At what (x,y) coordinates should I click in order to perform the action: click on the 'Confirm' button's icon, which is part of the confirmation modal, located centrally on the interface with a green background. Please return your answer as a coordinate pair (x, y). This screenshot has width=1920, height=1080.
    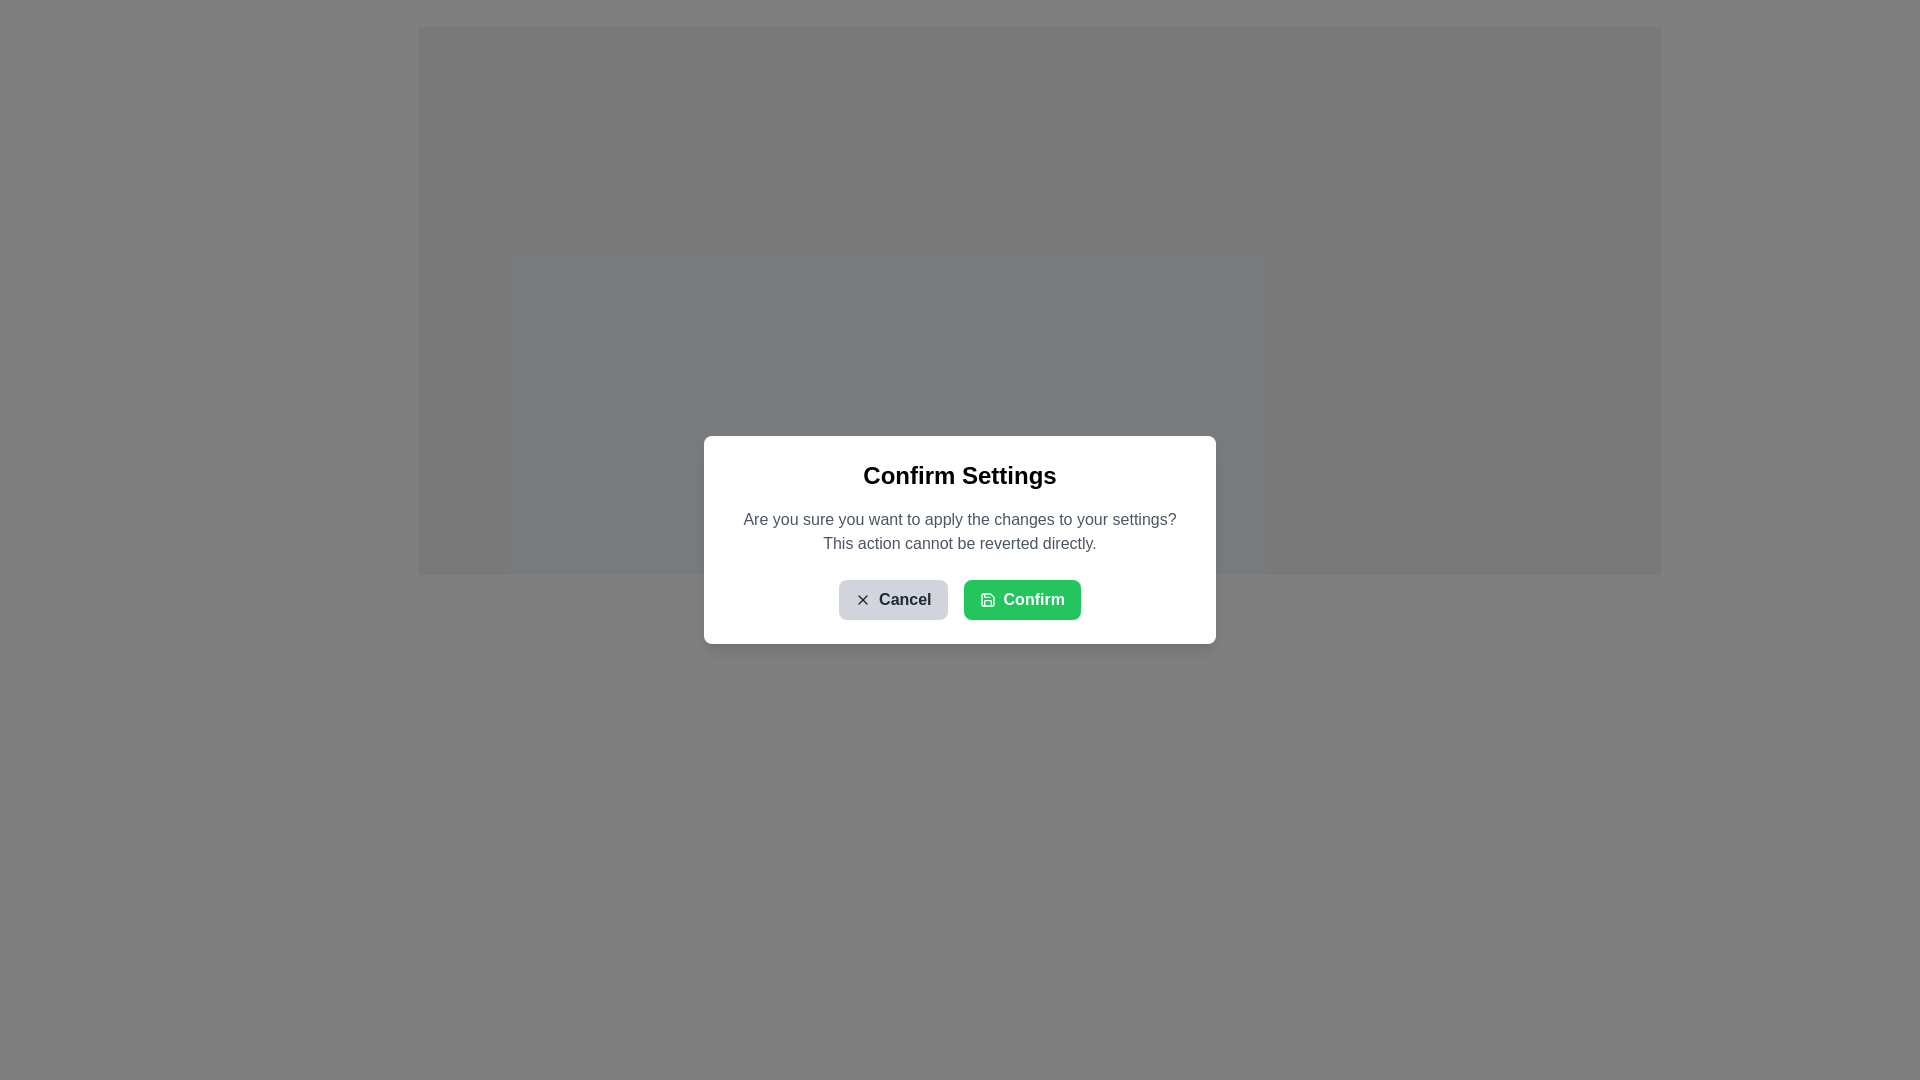
    Looking at the image, I should click on (987, 599).